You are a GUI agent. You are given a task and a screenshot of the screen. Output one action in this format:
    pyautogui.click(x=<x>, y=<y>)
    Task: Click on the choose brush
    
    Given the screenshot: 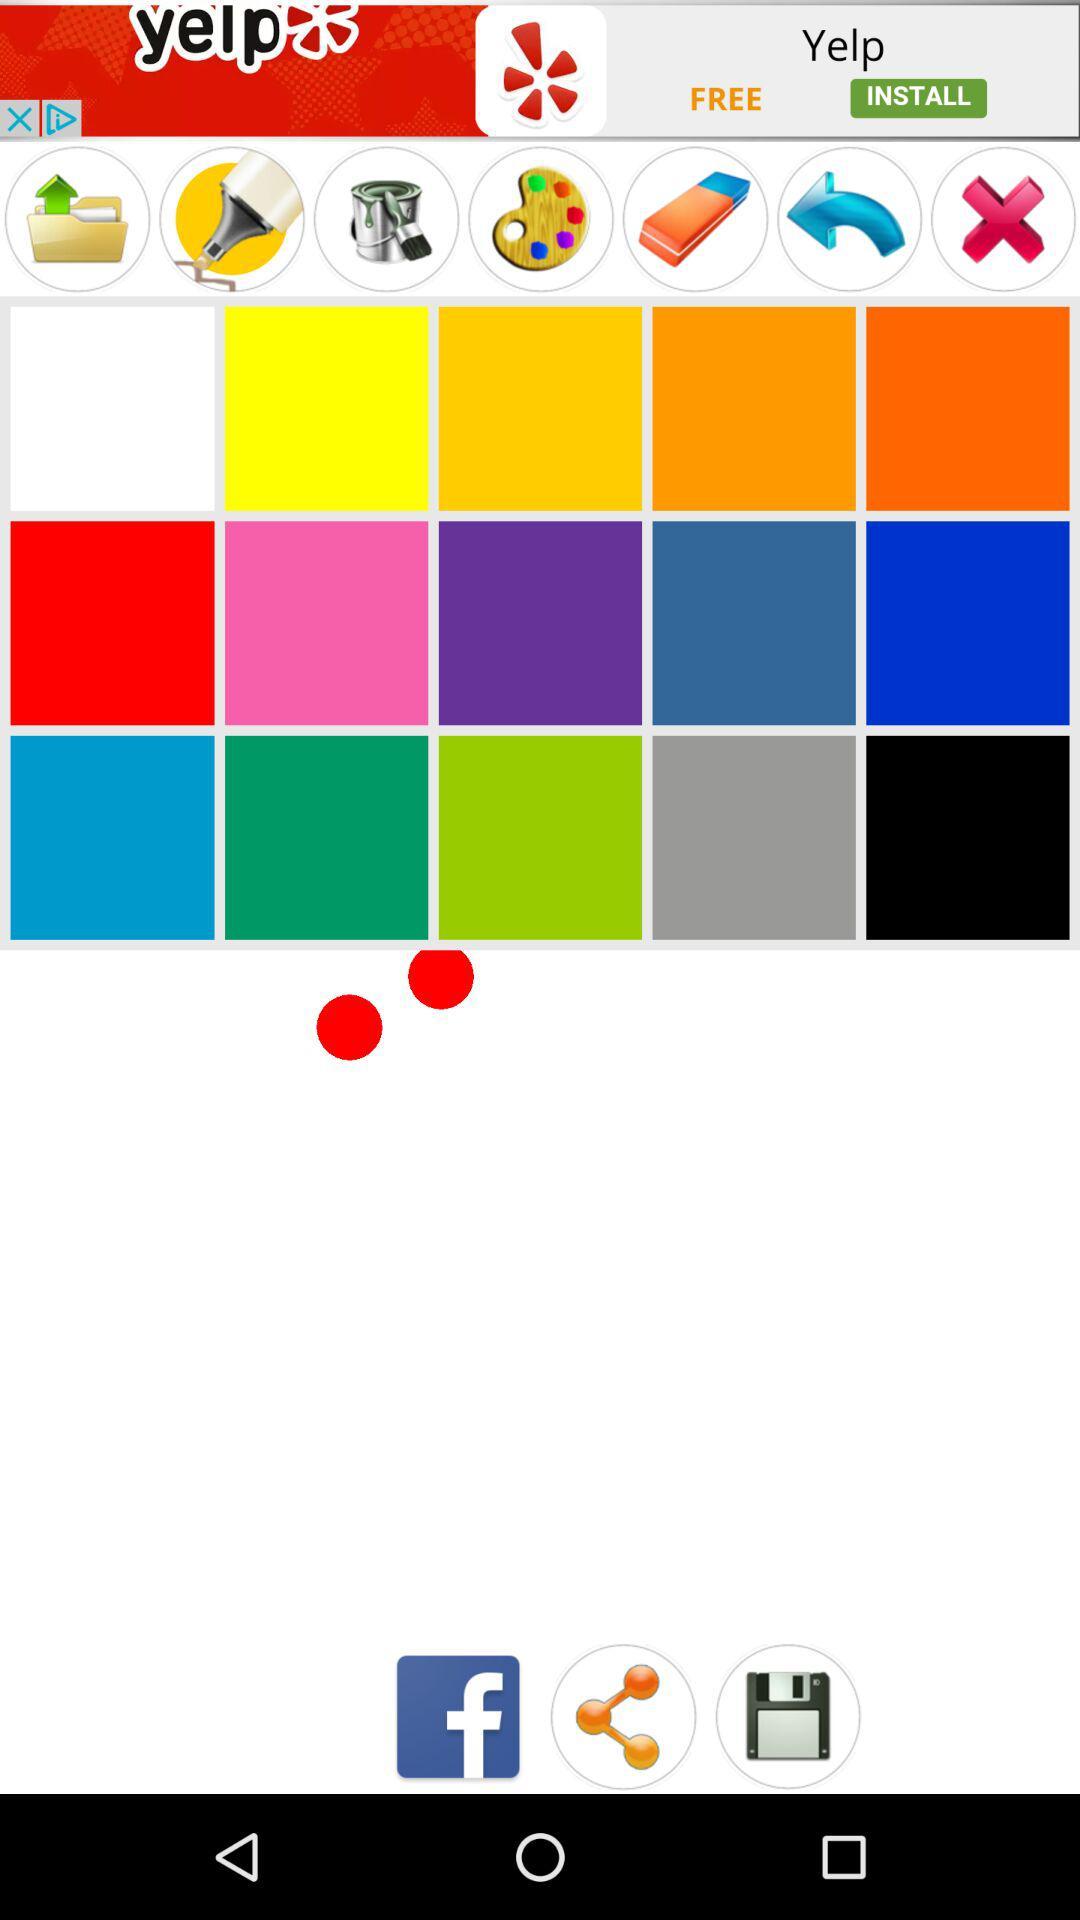 What is the action you would take?
    pyautogui.click(x=230, y=219)
    